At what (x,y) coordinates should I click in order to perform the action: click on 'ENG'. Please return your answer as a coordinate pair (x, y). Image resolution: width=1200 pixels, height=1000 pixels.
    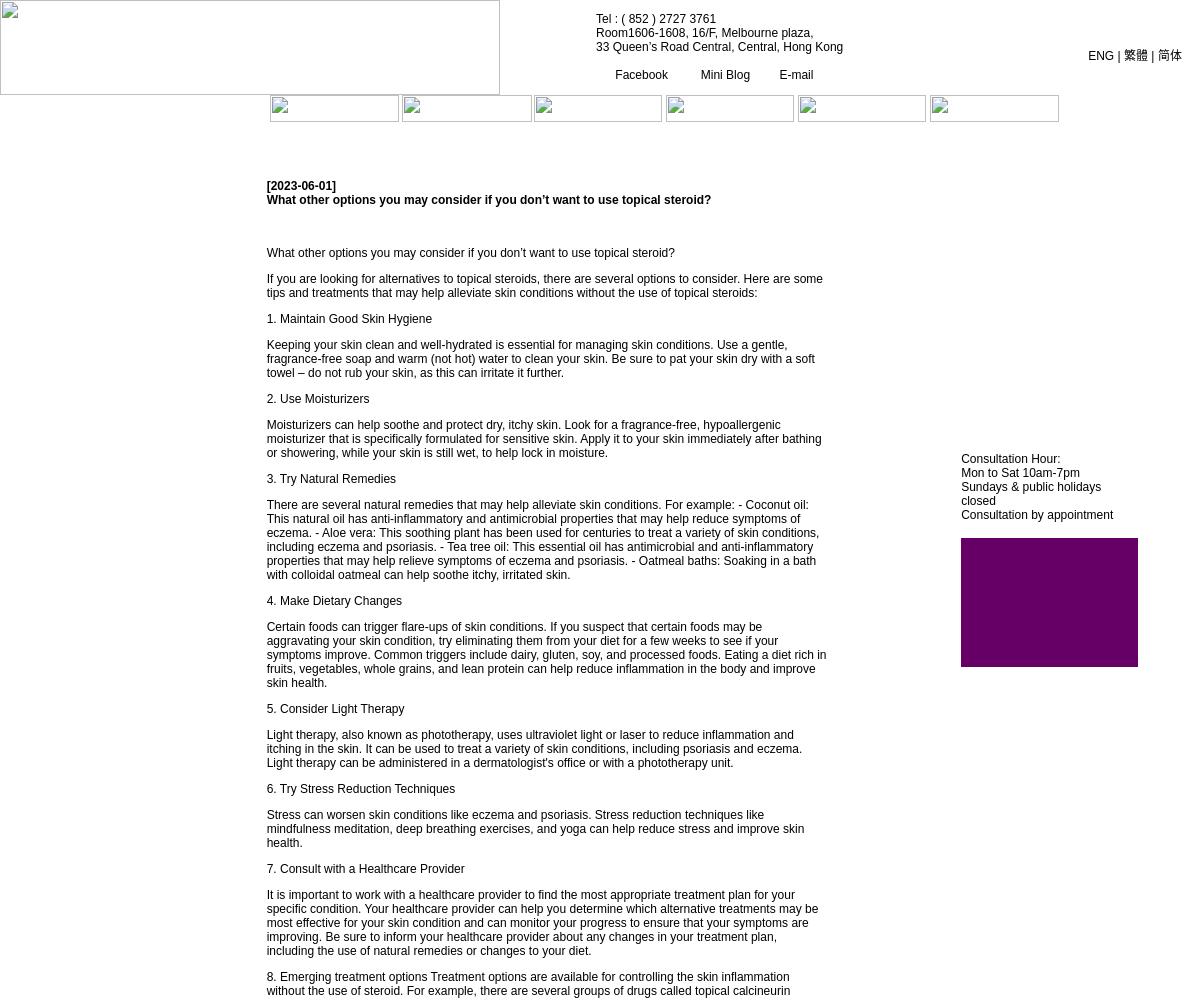
    Looking at the image, I should click on (1100, 56).